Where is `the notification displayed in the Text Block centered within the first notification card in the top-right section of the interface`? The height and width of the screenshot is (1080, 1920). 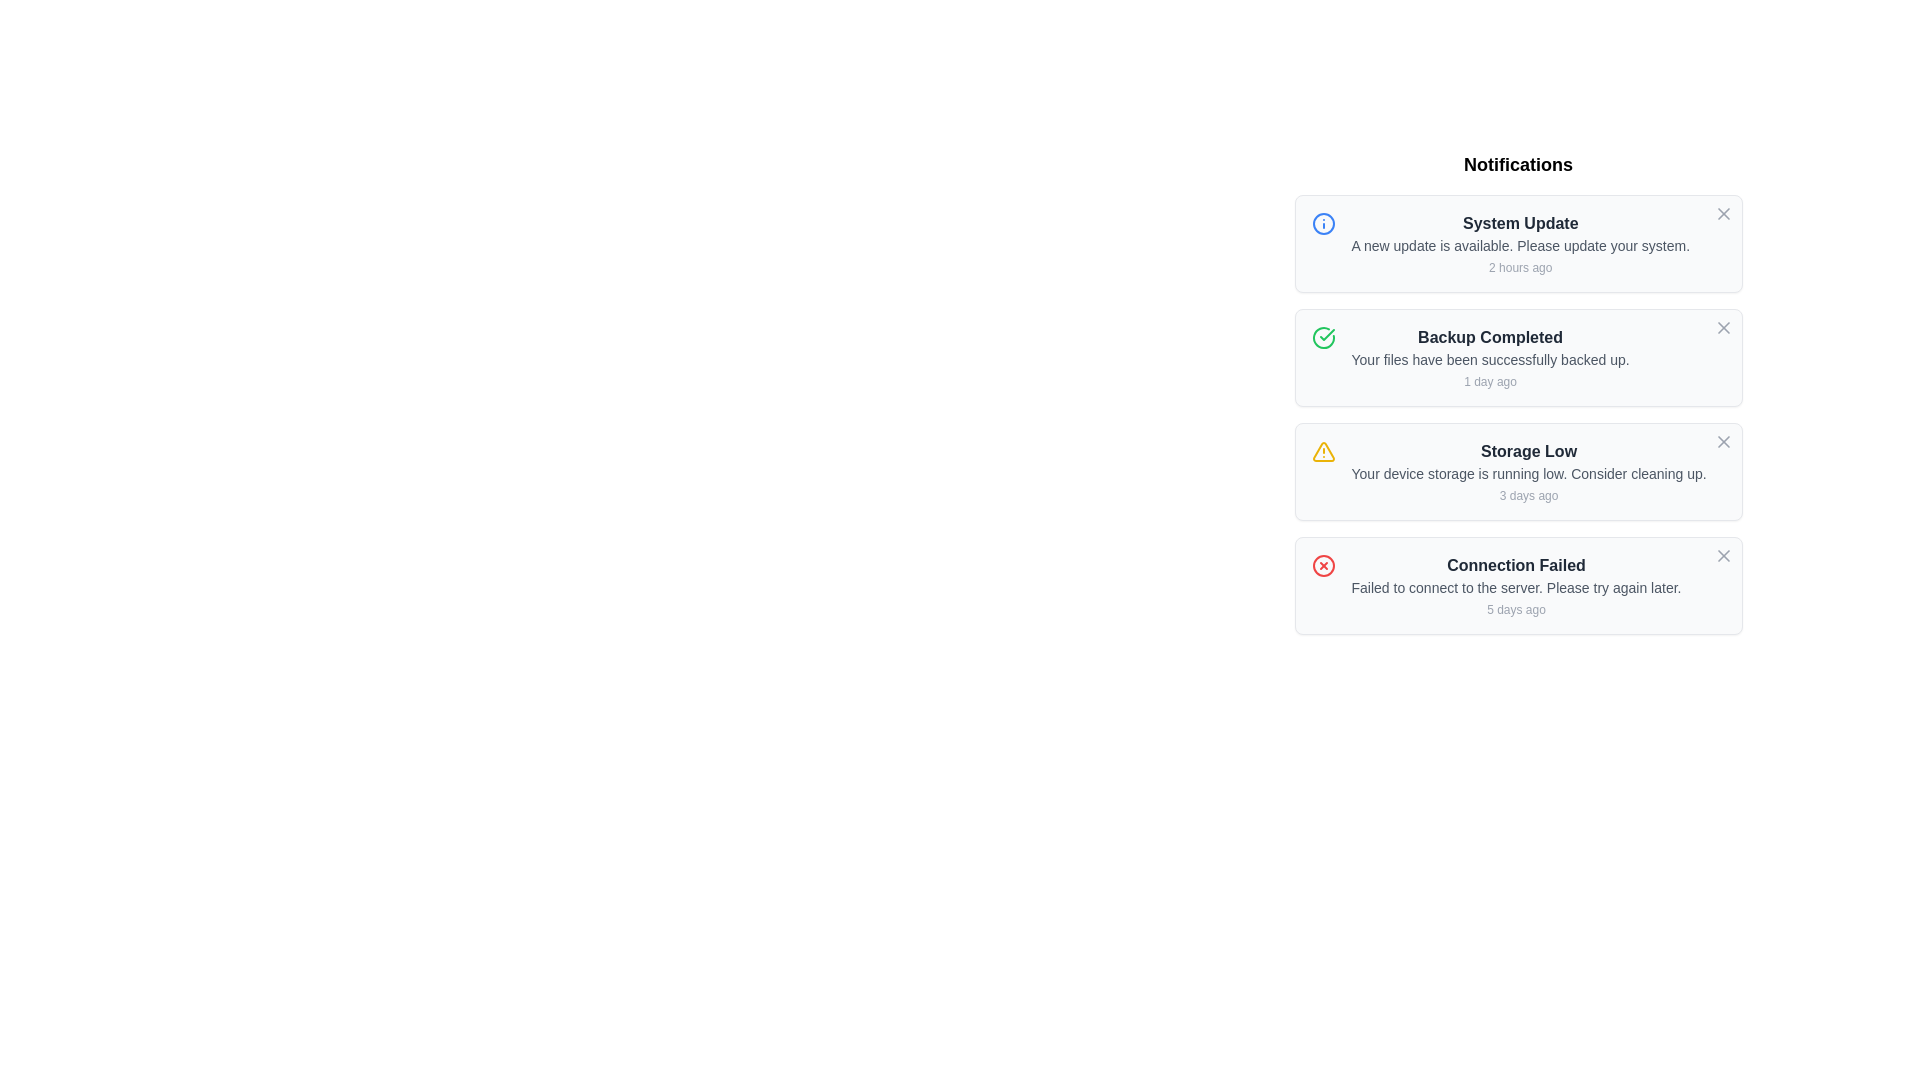
the notification displayed in the Text Block centered within the first notification card in the top-right section of the interface is located at coordinates (1520, 242).